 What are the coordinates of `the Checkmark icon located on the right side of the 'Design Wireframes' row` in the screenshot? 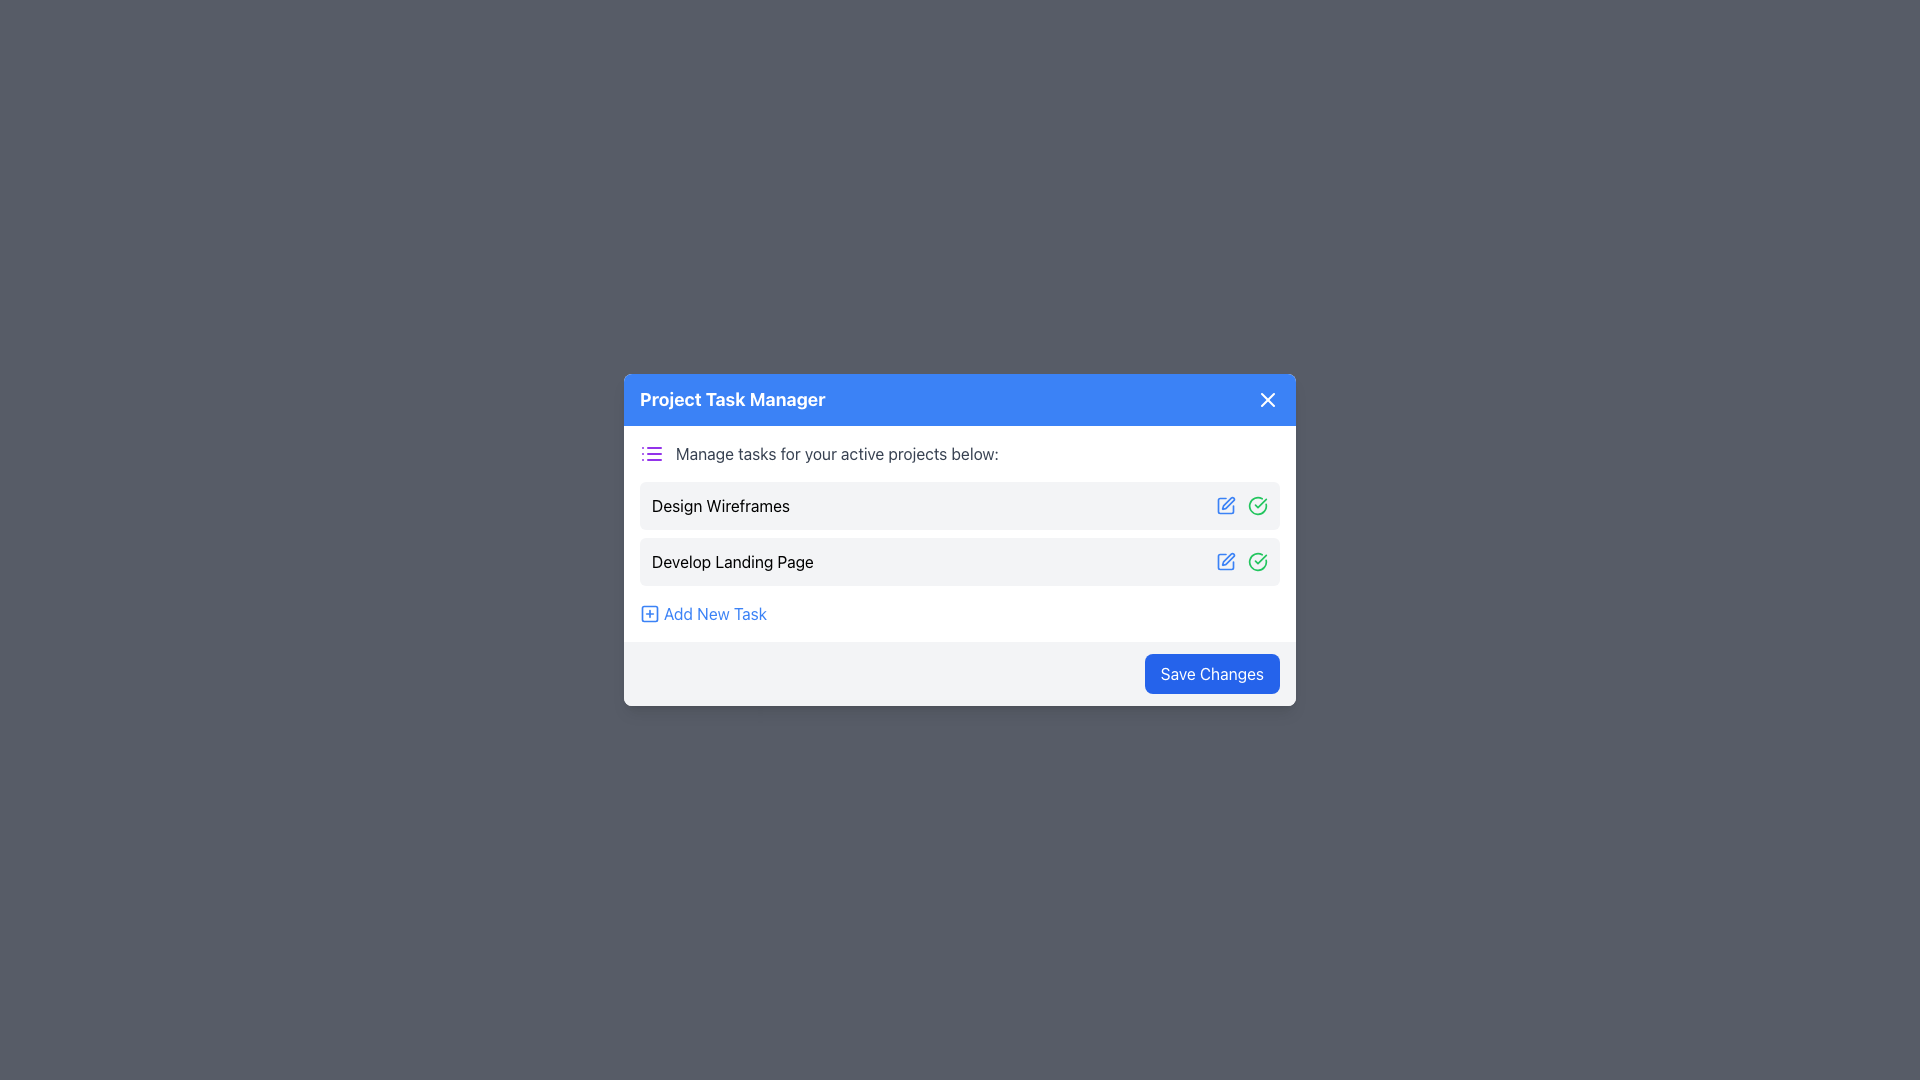 It's located at (1256, 562).